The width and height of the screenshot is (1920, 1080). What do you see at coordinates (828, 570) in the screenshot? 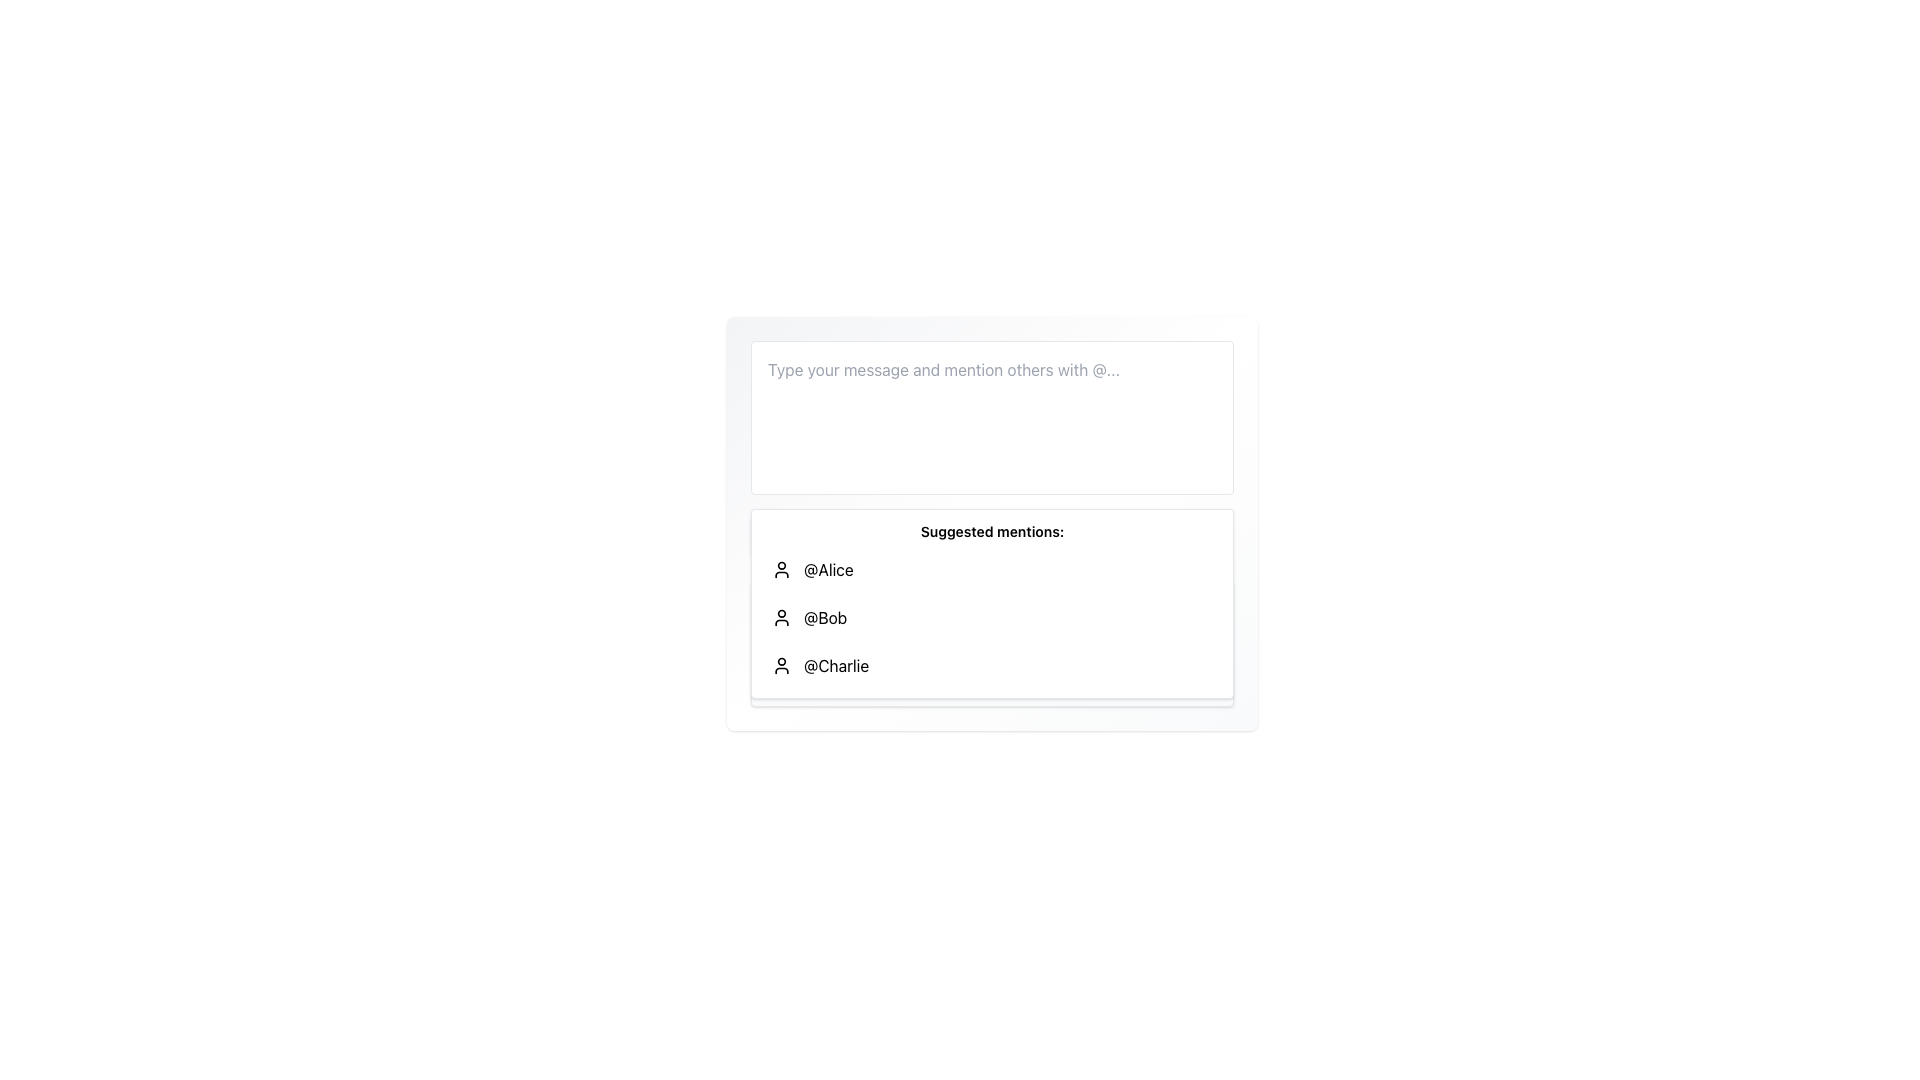
I see `the text label '@Alice' in the suggestion dropdown` at bounding box center [828, 570].